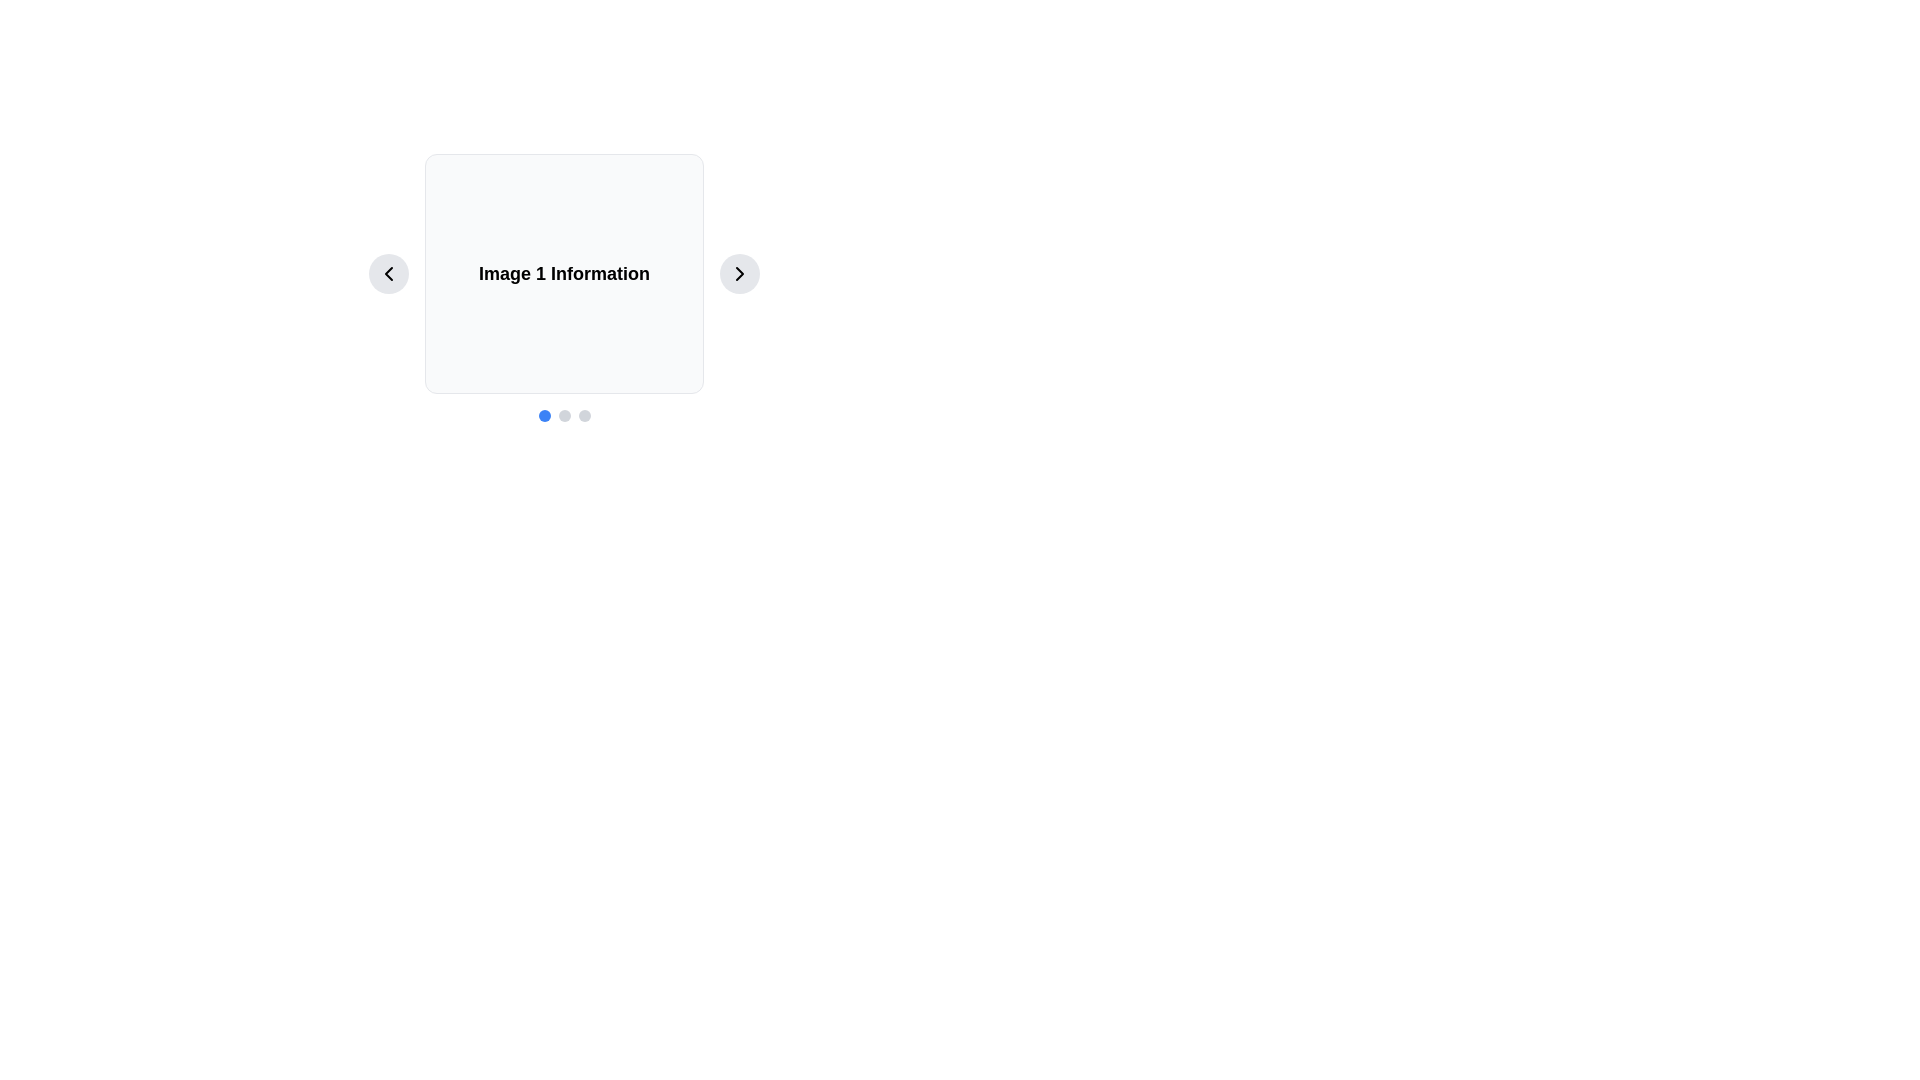  I want to click on the circular button marked with a left-pointing chevron icon located on the left side of the 'Image 1 Information' panel for keyboard navigation, so click(388, 273).